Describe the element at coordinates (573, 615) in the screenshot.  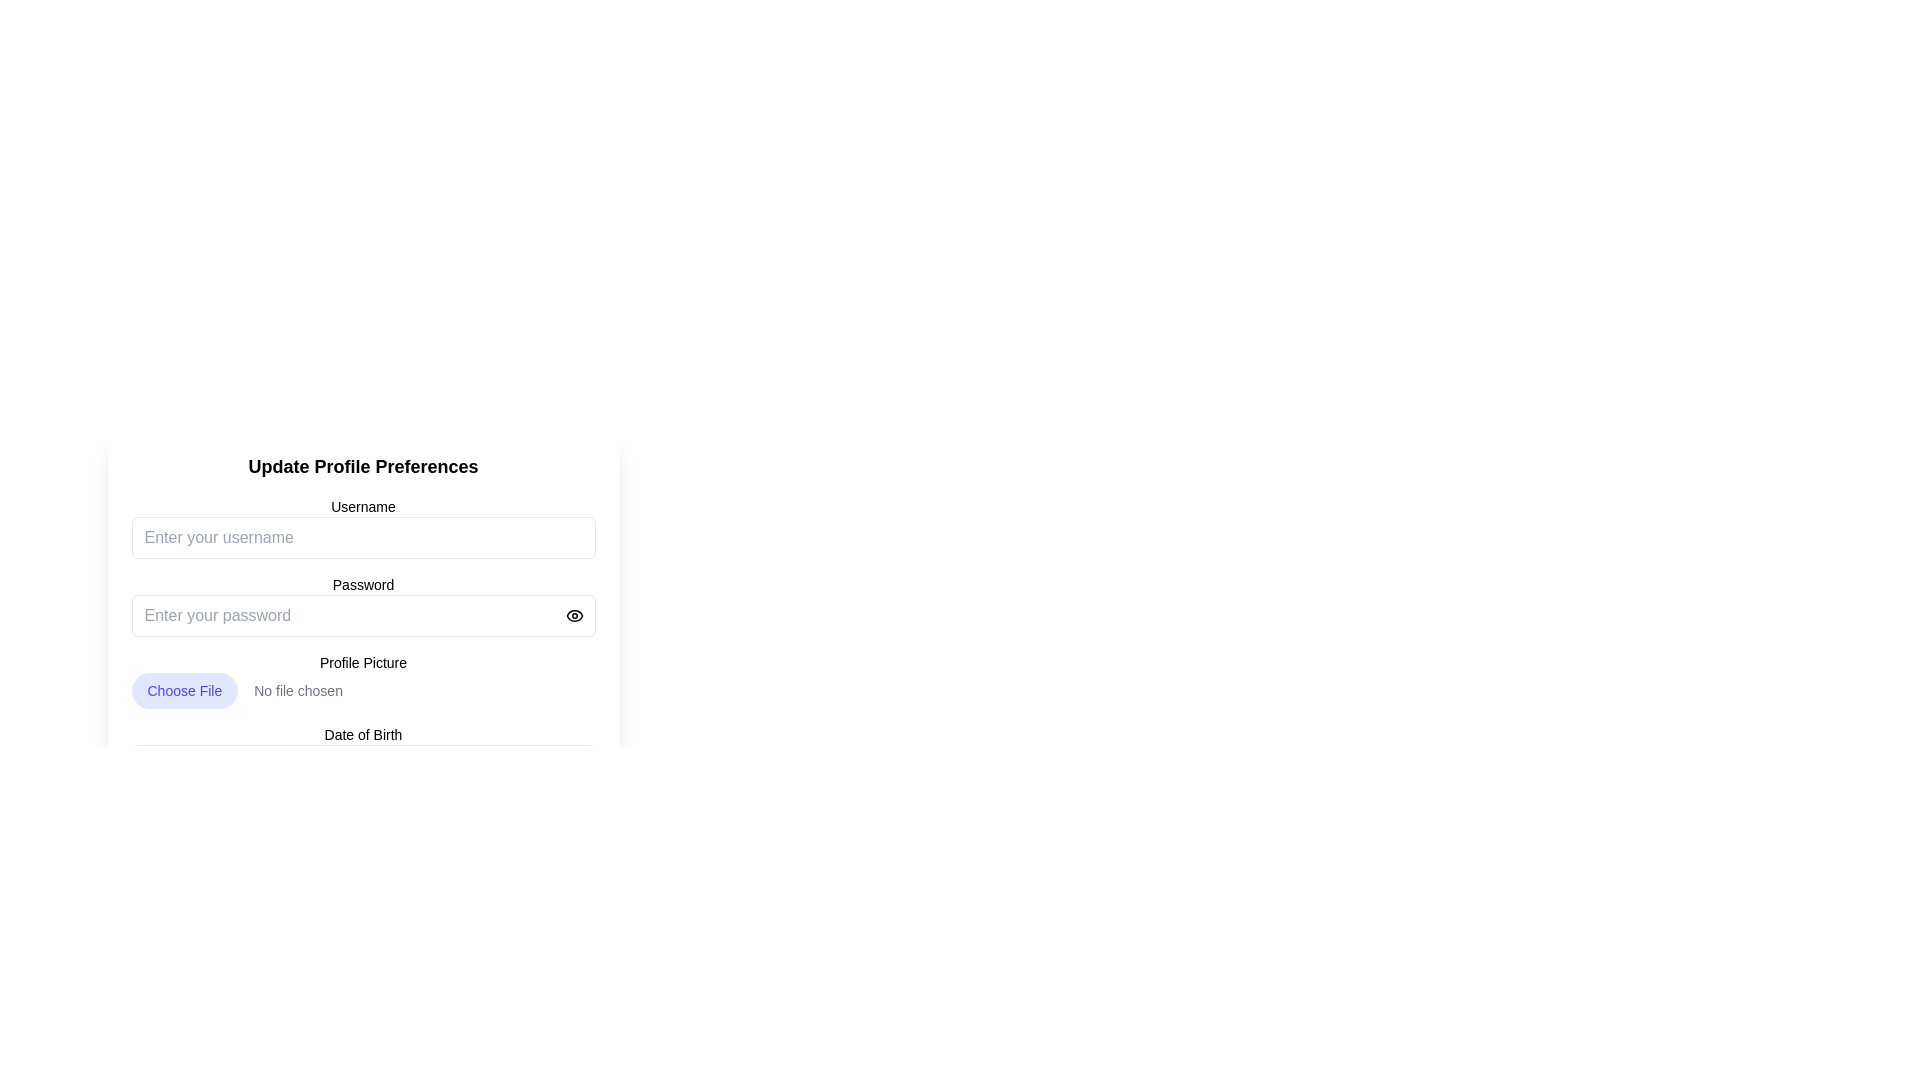
I see `the circular button with an eye icon` at that location.